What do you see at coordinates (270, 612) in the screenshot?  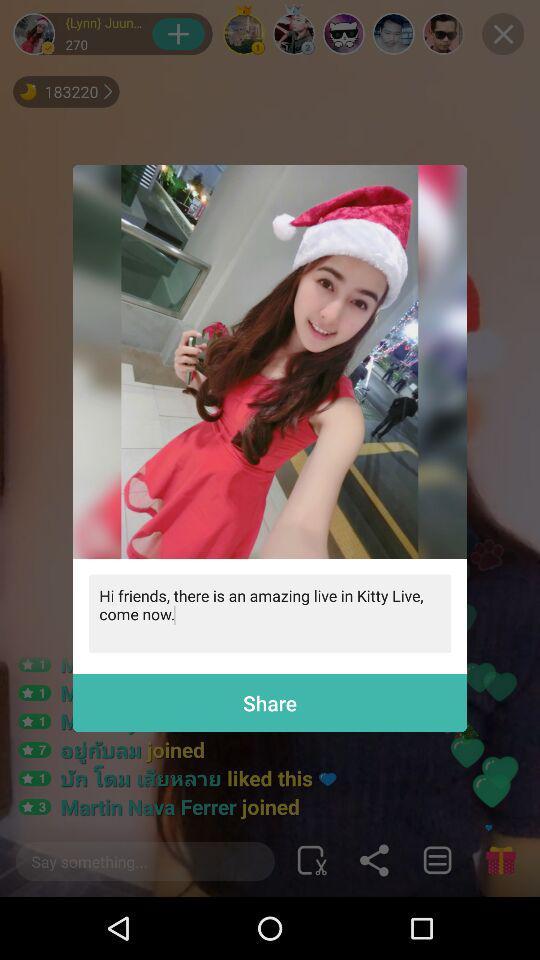 I see `hi friends there icon` at bounding box center [270, 612].